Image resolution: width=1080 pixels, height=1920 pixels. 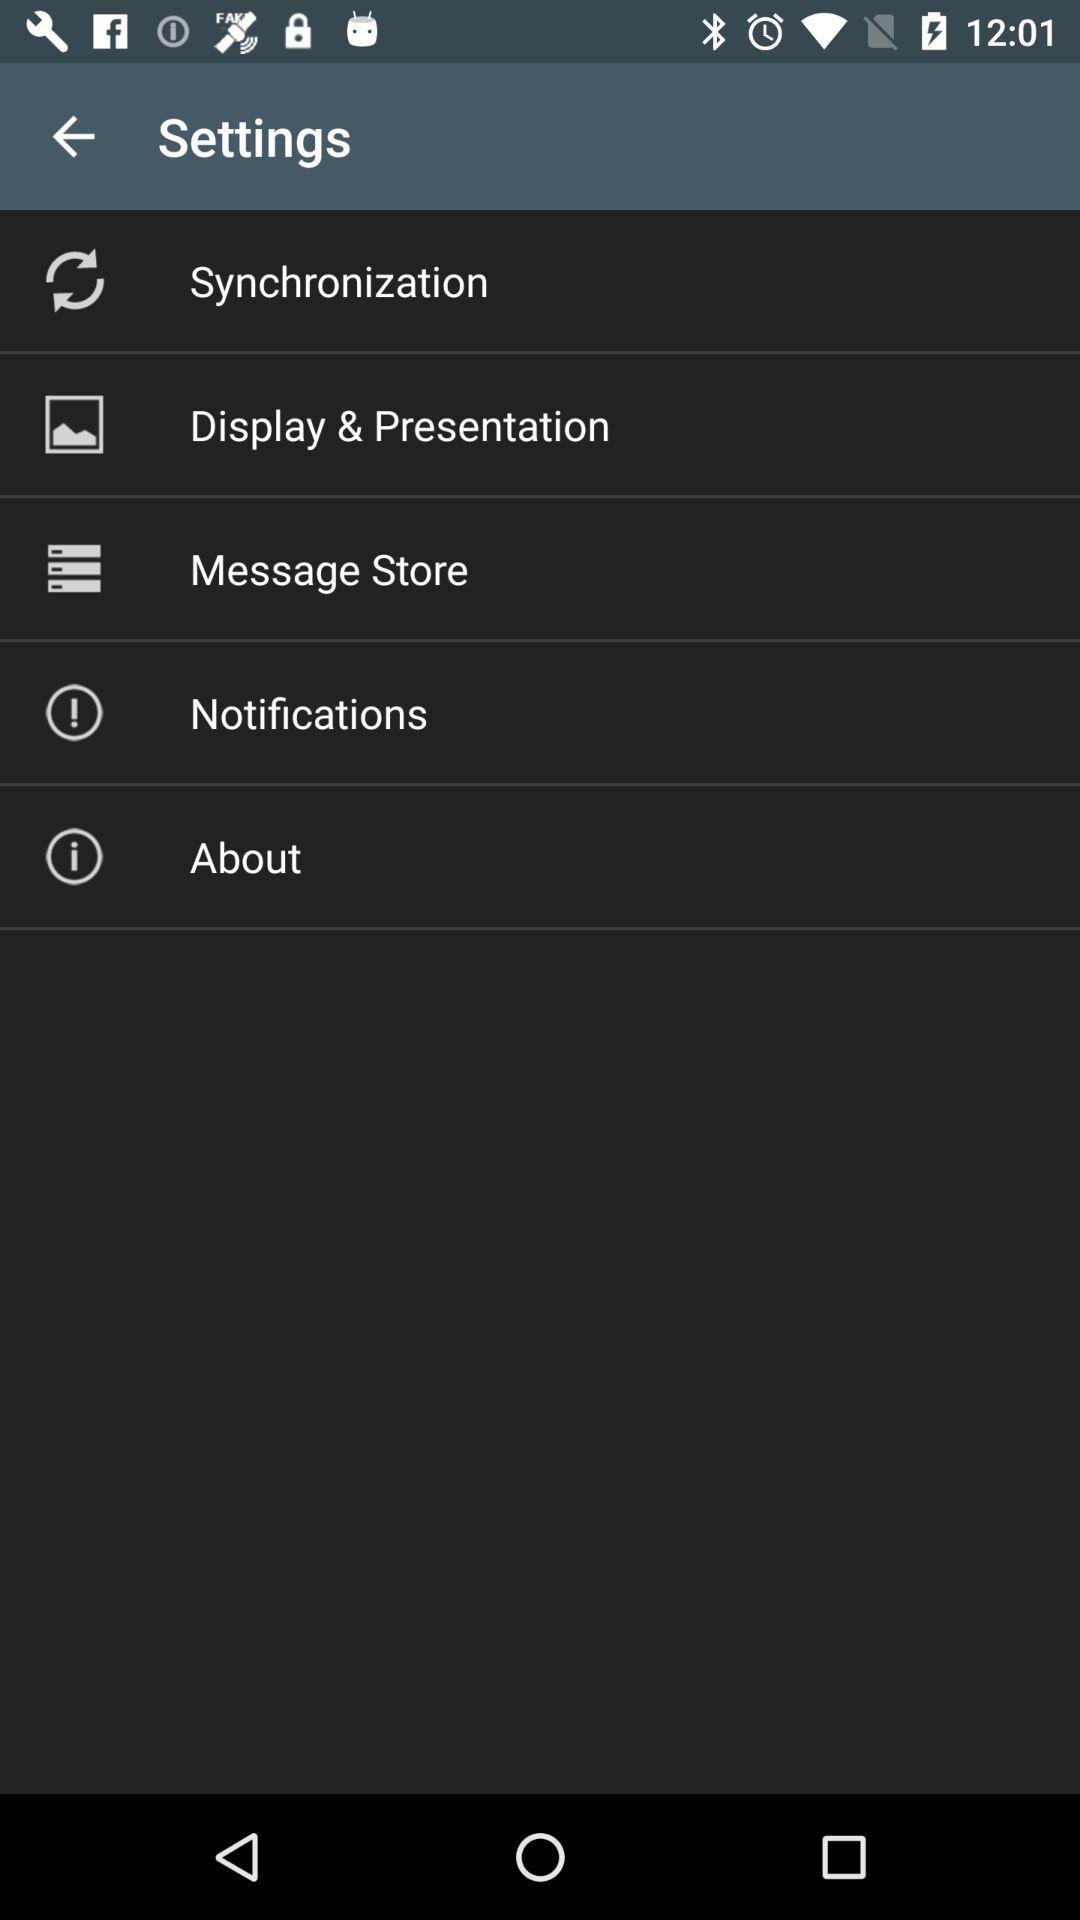 I want to click on display & presentation icon, so click(x=400, y=423).